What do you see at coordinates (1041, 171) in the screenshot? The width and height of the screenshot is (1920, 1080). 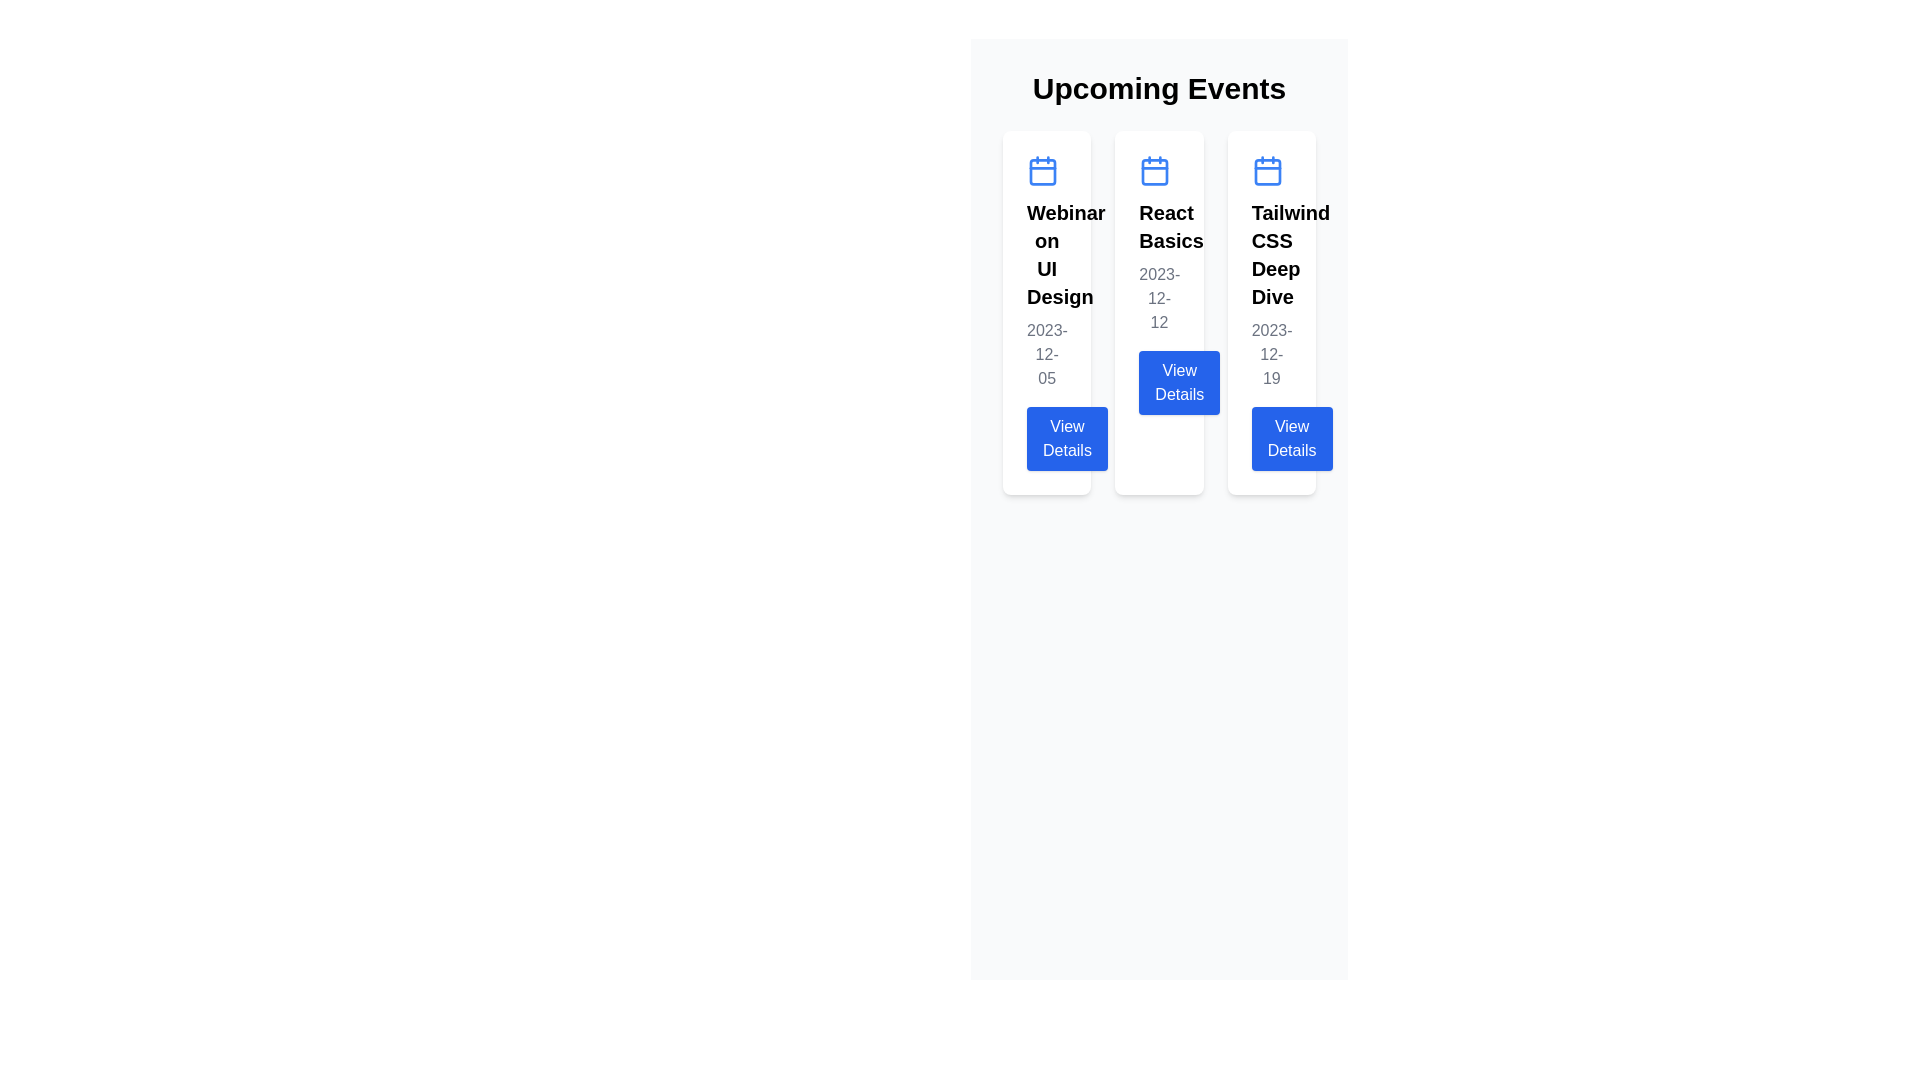 I see `the small SVG rectangle with rounded corners located within the calendar icon on the first card under 'Upcoming Events'` at bounding box center [1041, 171].